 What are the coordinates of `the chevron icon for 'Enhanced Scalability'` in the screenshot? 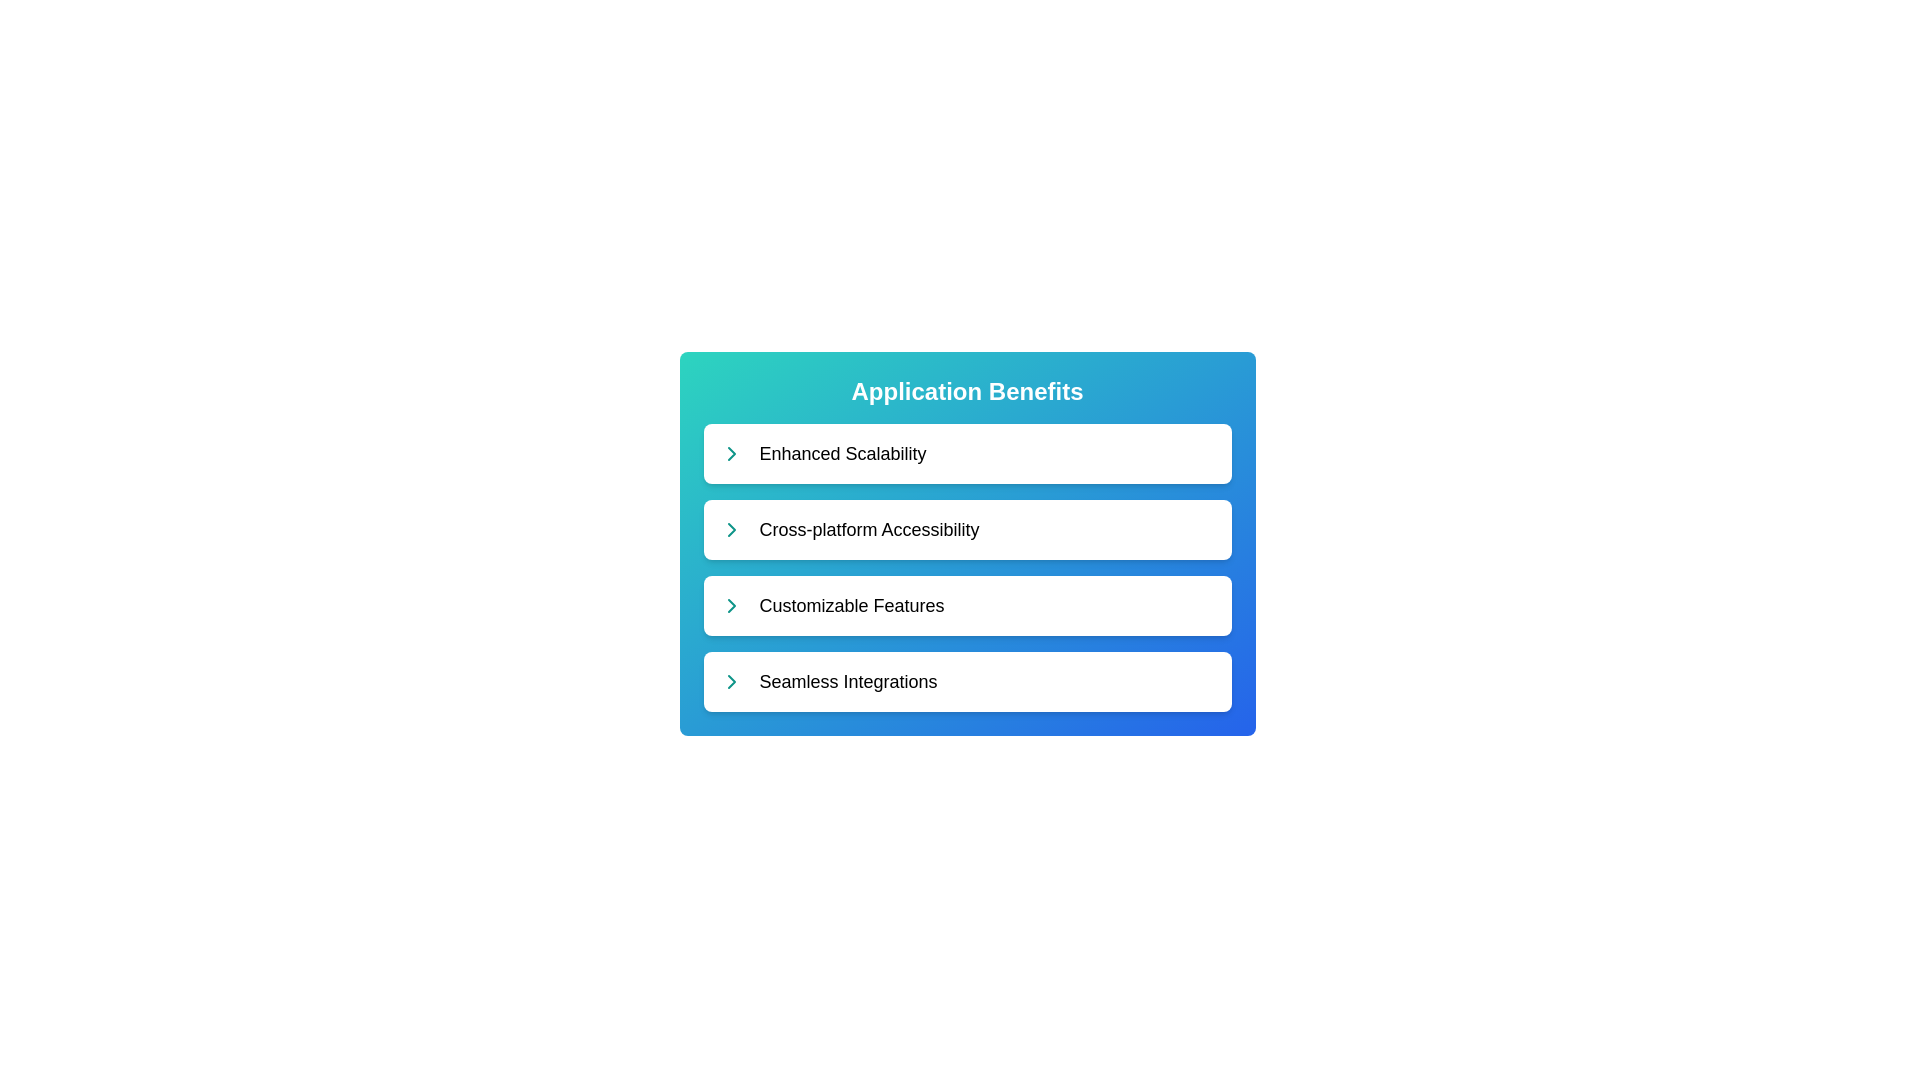 It's located at (730, 454).